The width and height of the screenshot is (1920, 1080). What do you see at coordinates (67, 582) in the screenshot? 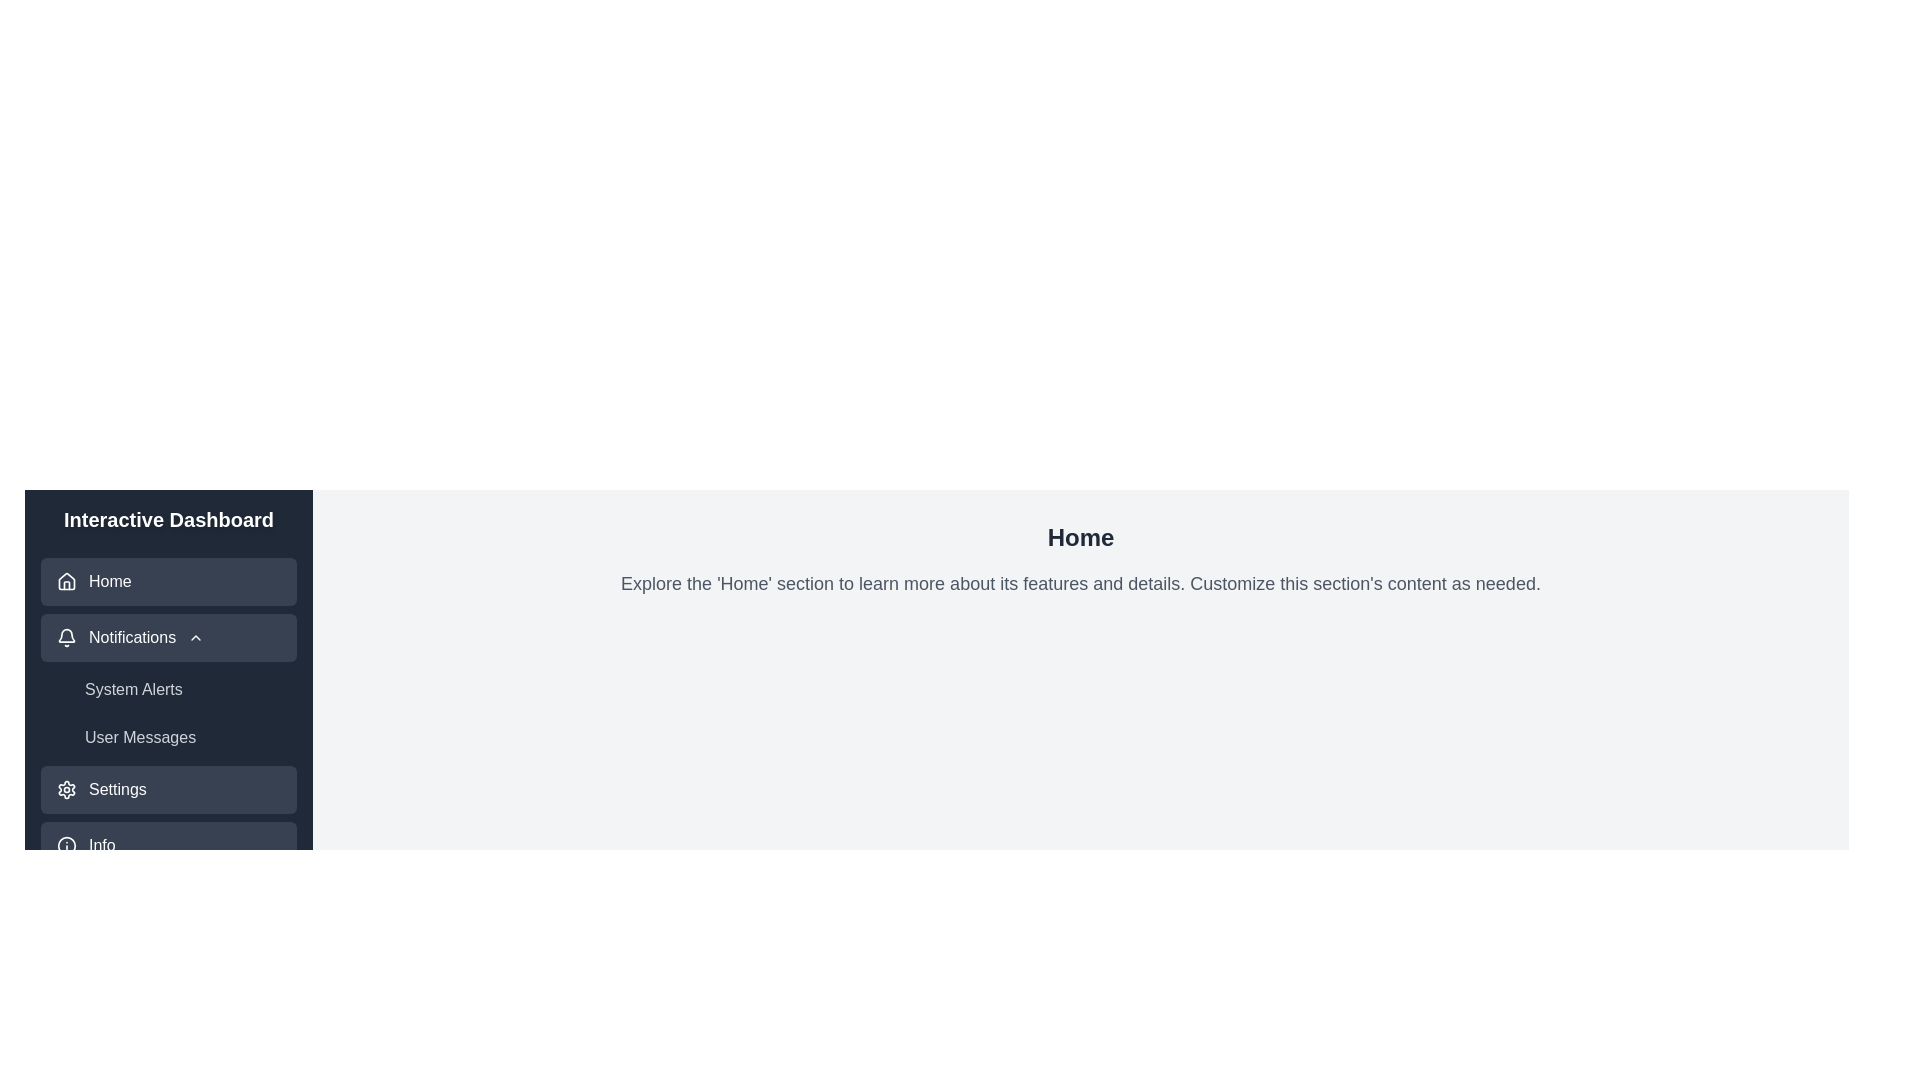
I see `the 'Home' icon in the sidebar` at bounding box center [67, 582].